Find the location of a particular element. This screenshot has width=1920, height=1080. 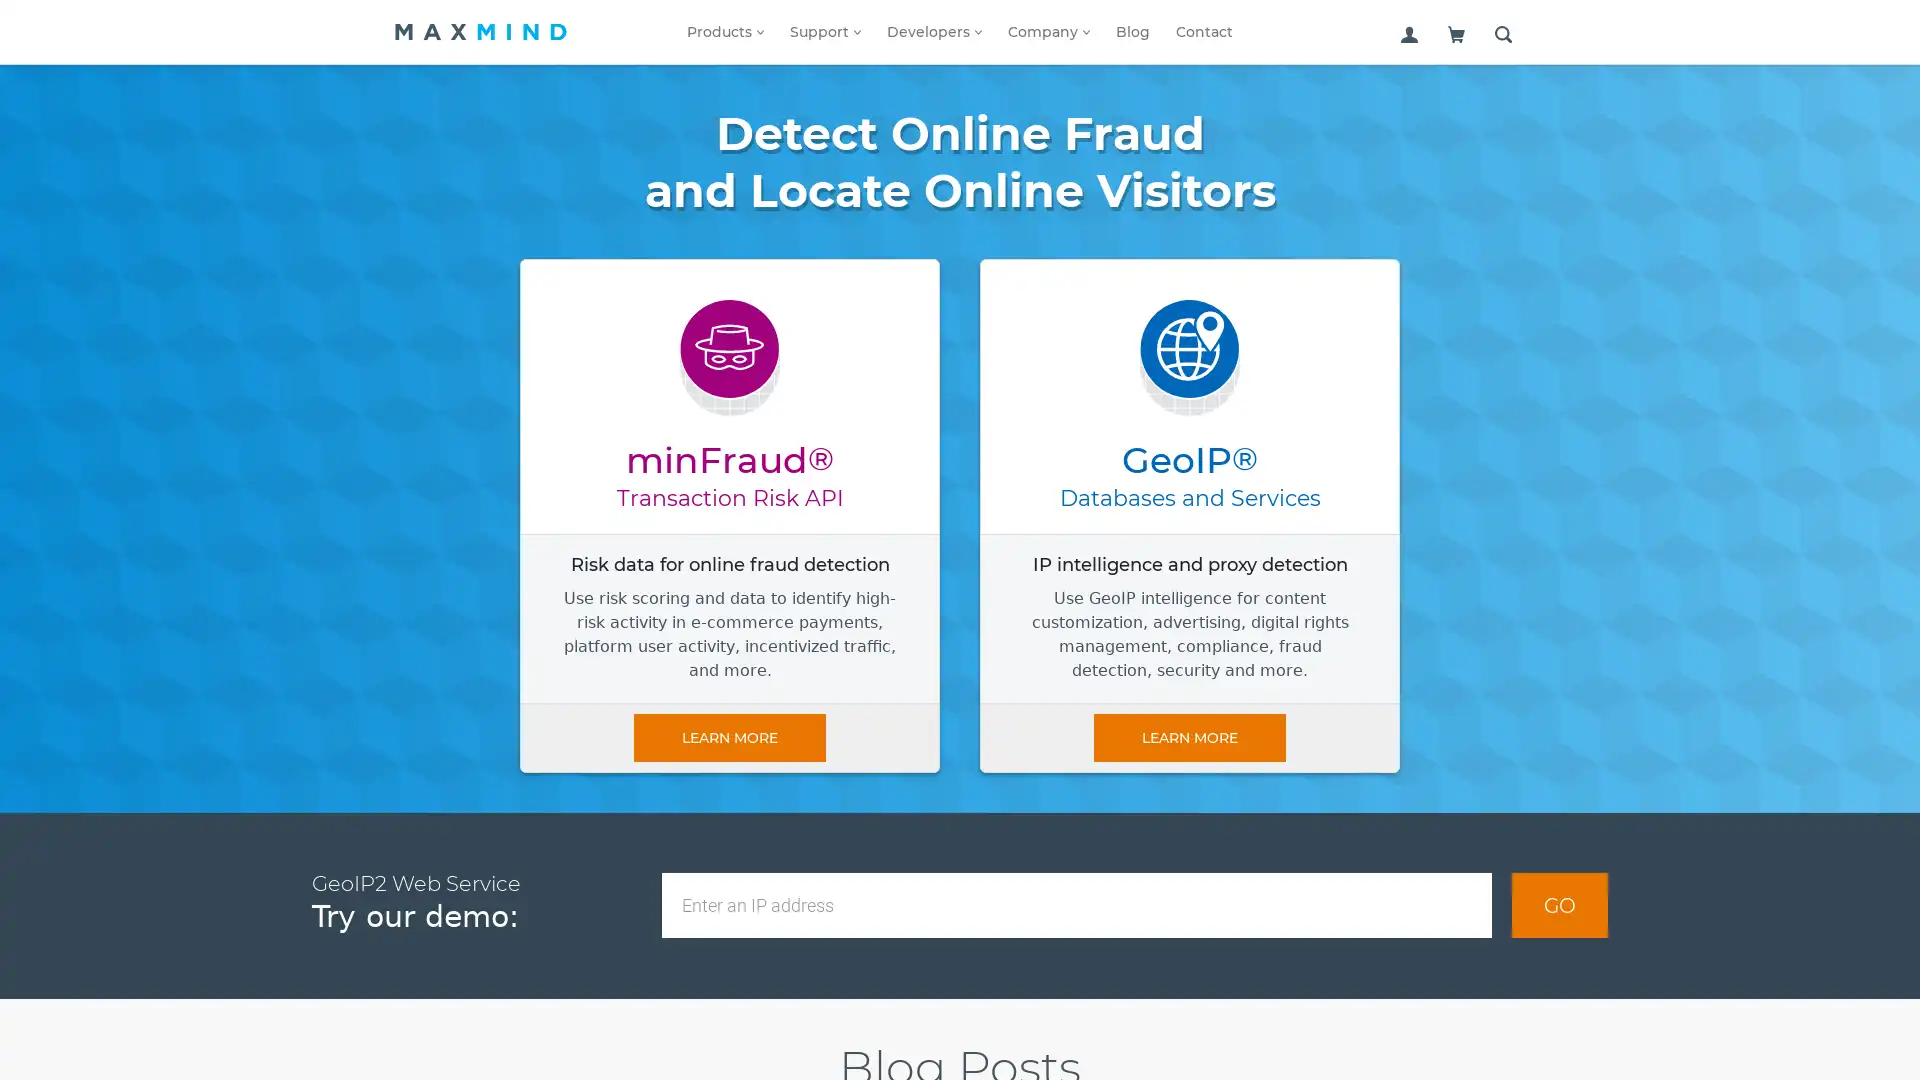

Support is located at coordinates (825, 31).